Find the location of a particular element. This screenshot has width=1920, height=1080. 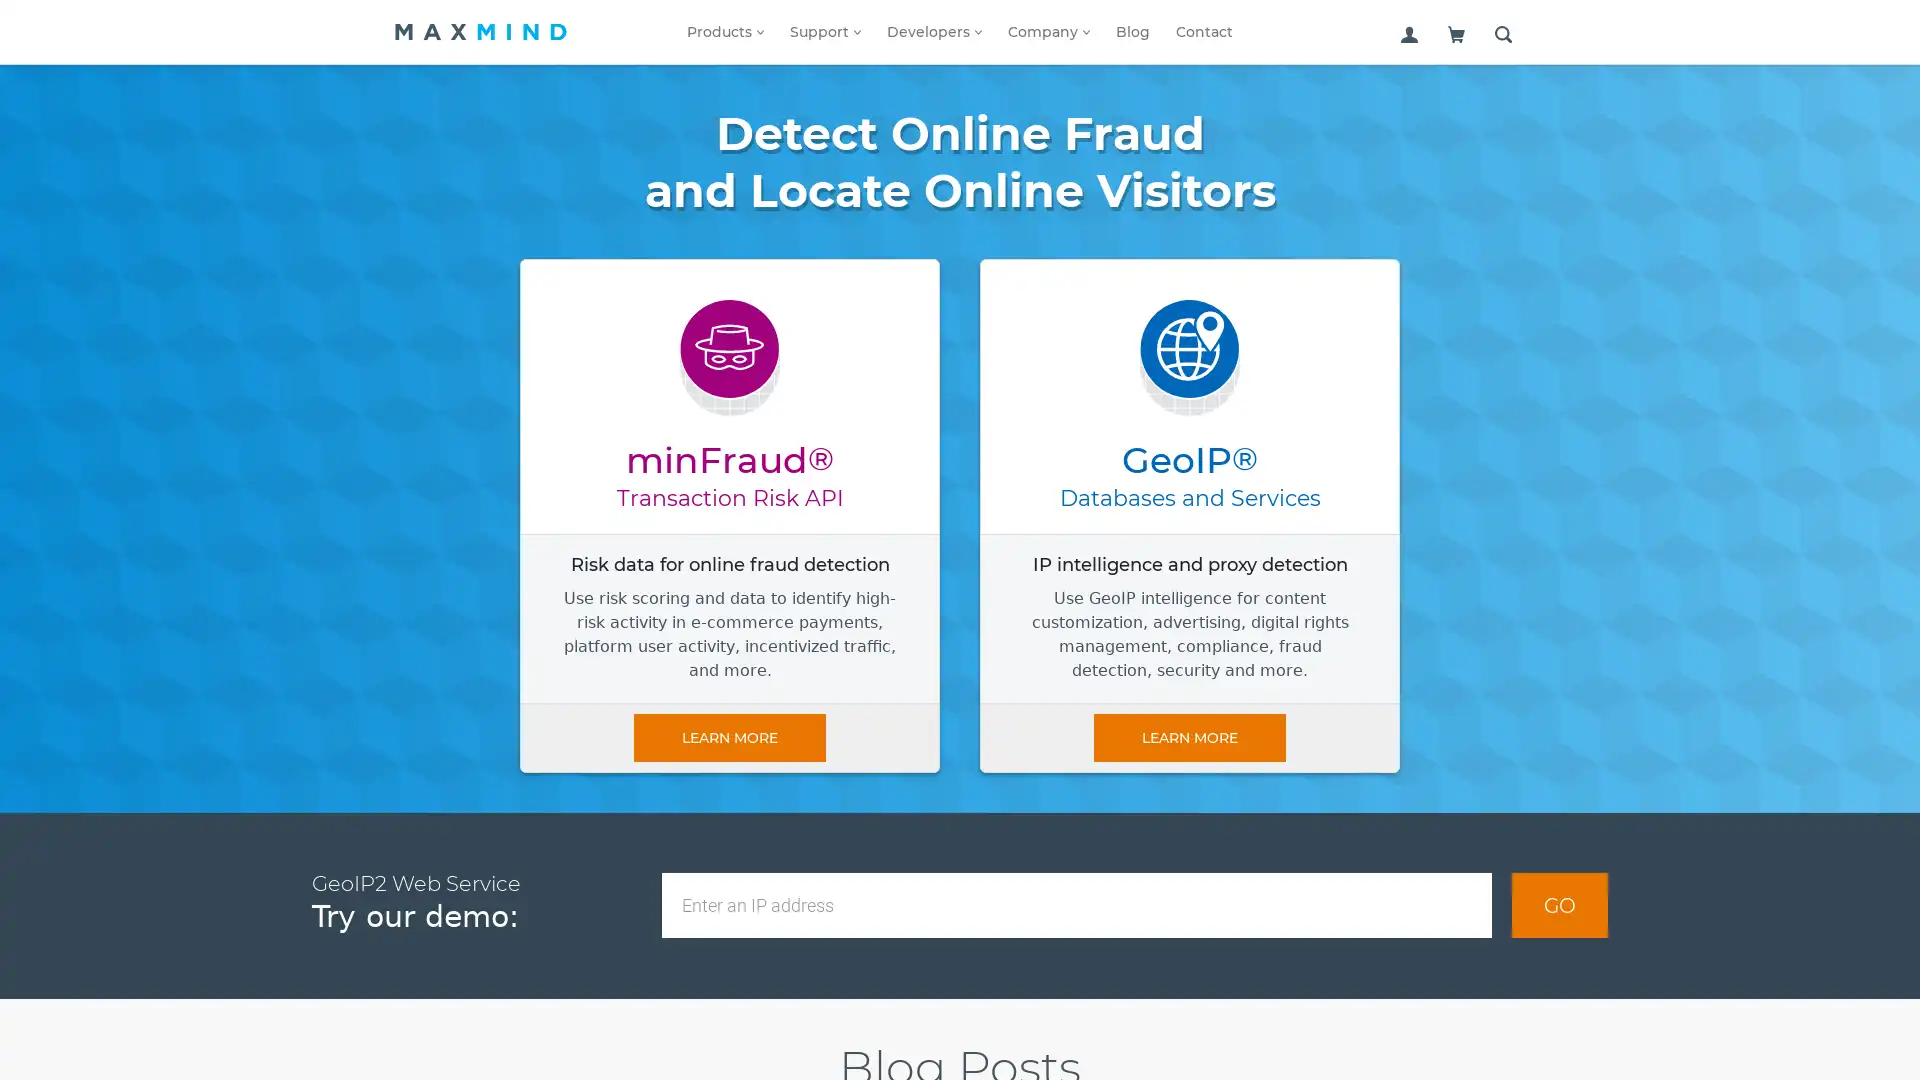

Support is located at coordinates (825, 31).